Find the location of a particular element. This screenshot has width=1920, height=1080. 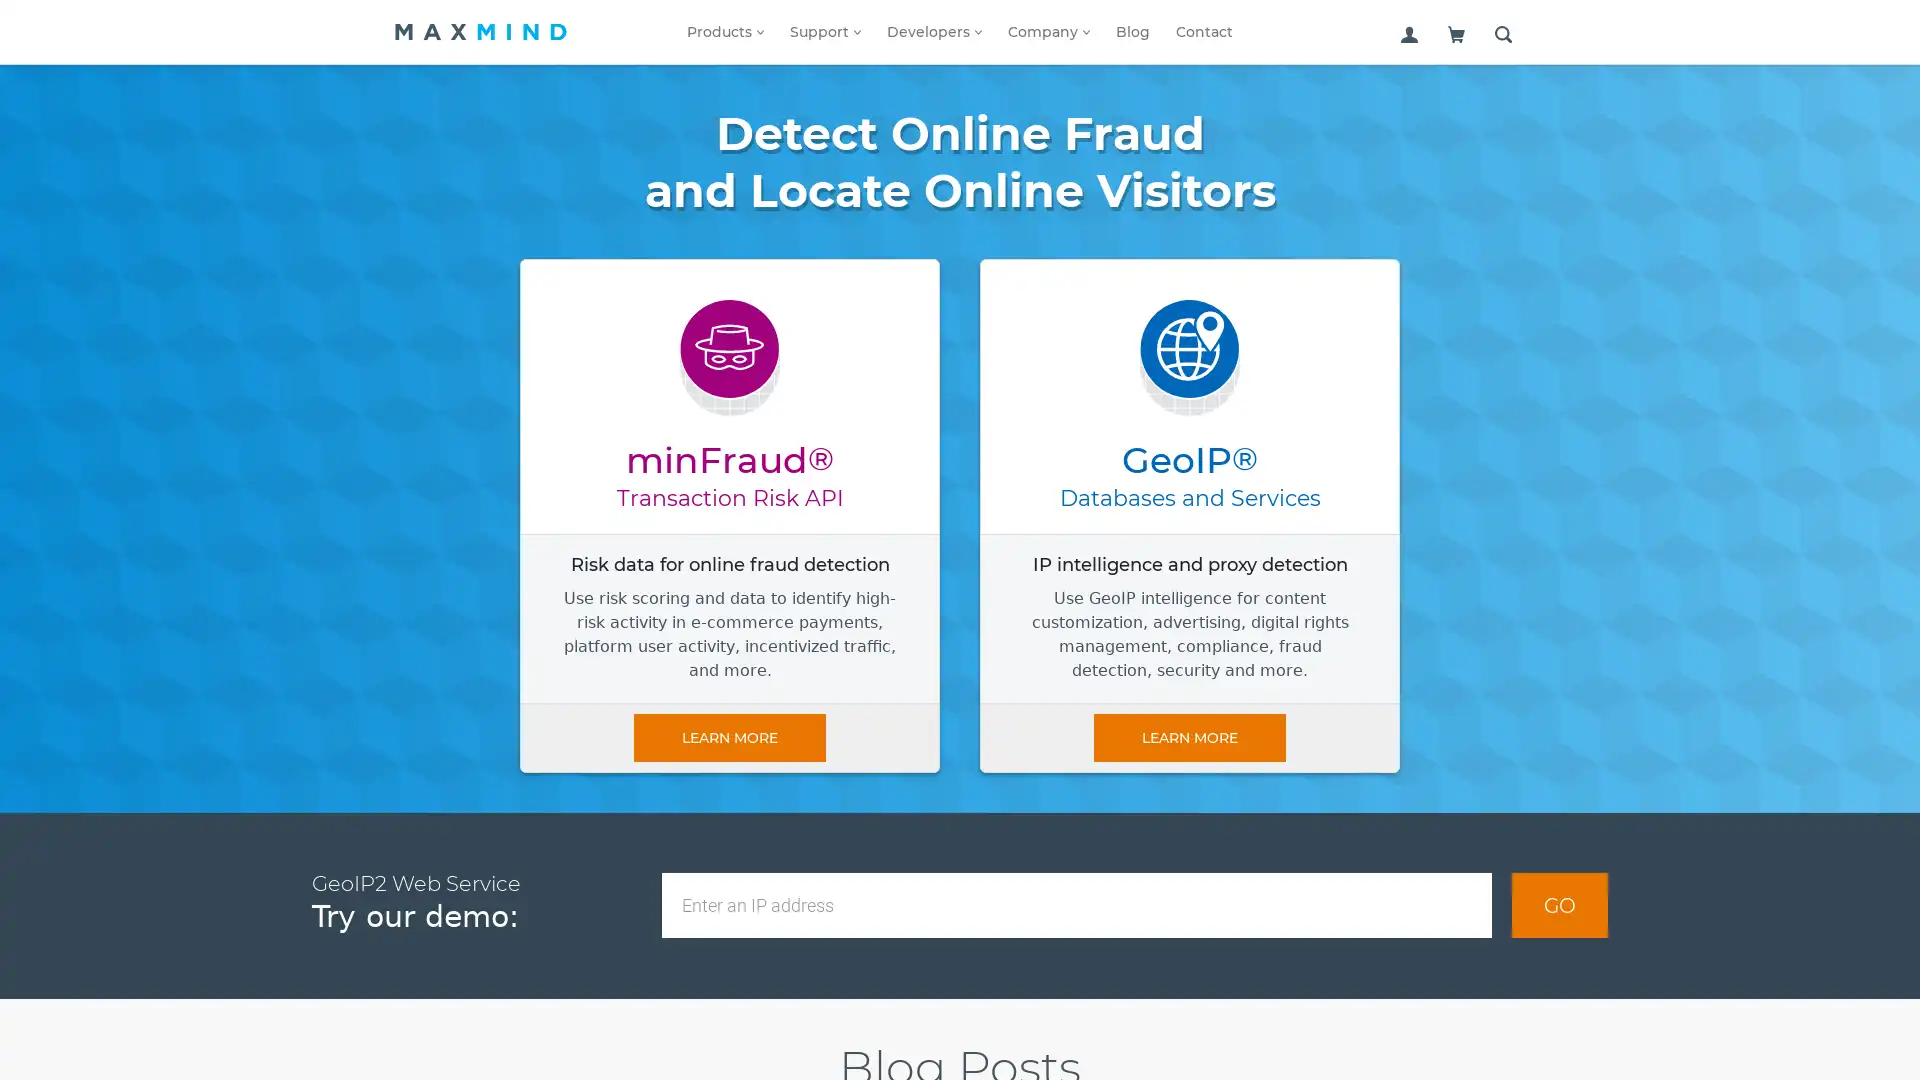

Support is located at coordinates (825, 31).